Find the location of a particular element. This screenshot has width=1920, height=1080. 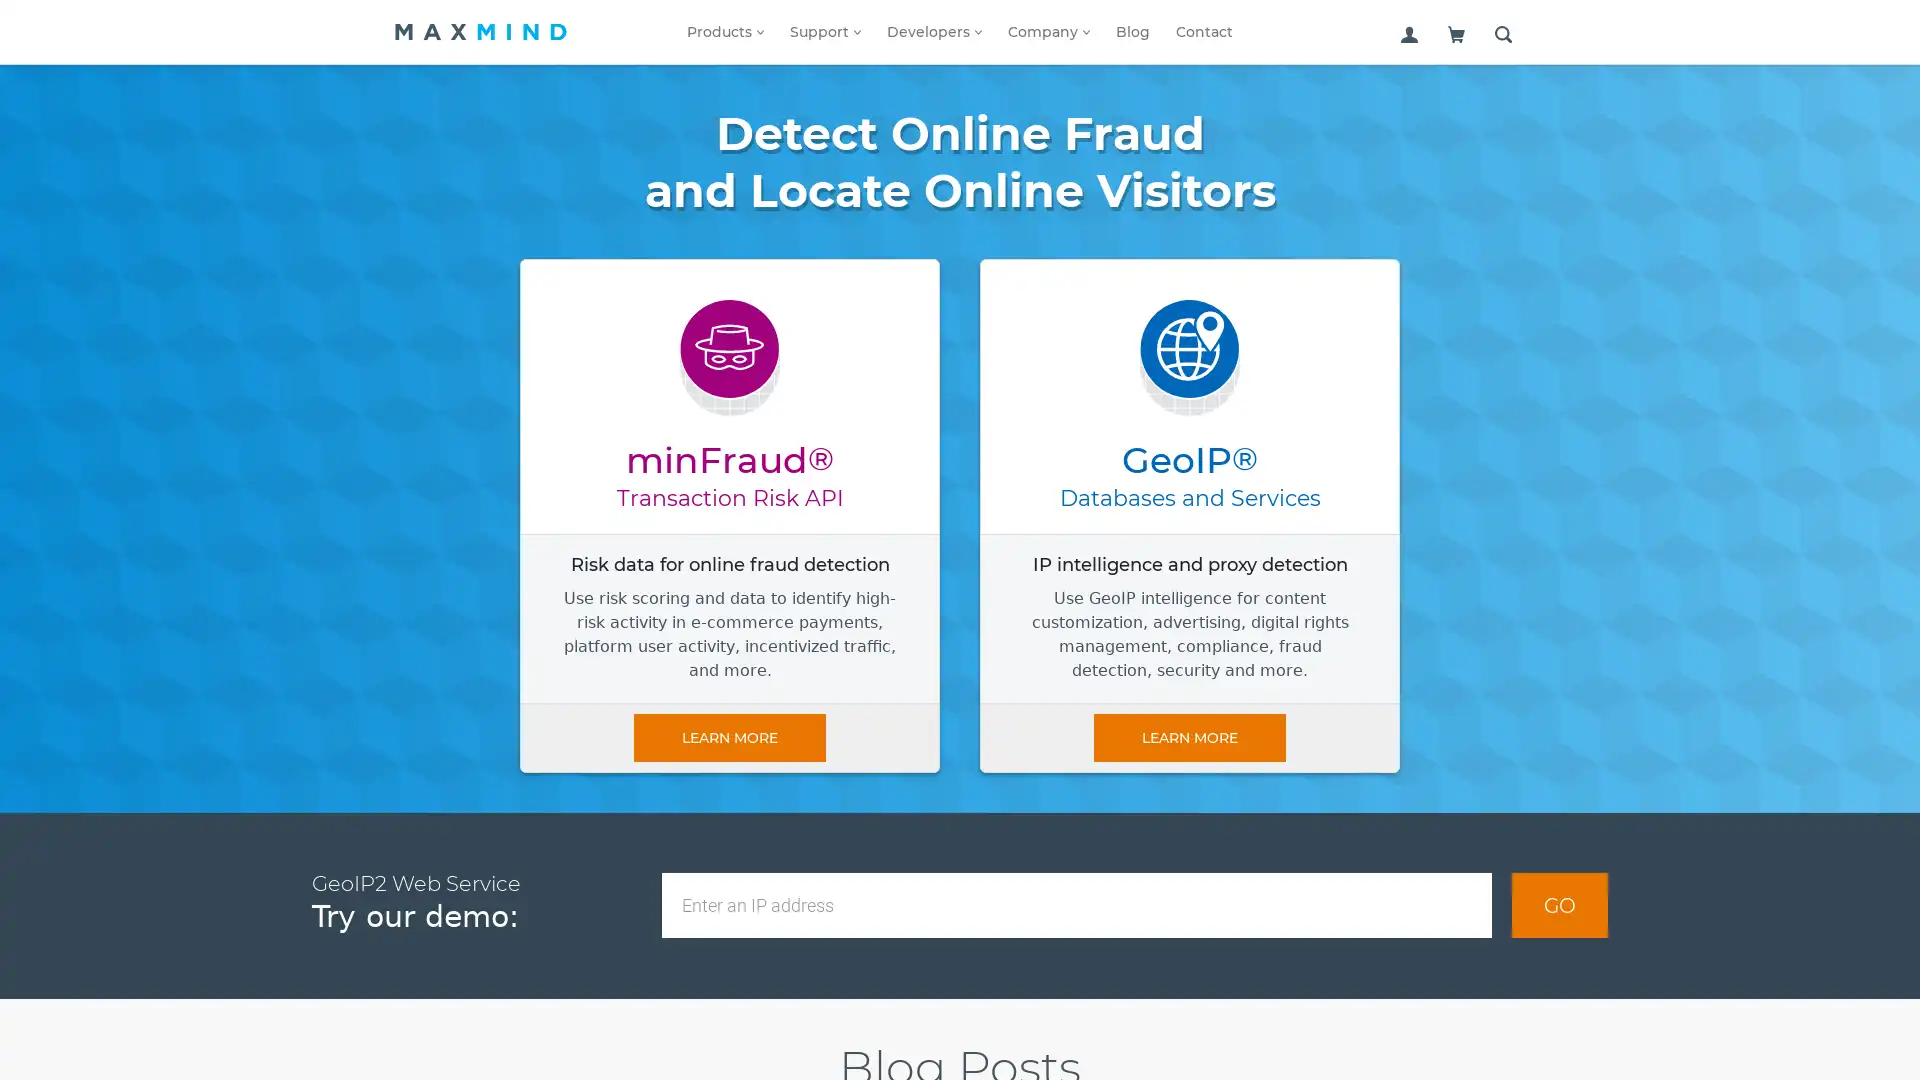

Support is located at coordinates (825, 31).